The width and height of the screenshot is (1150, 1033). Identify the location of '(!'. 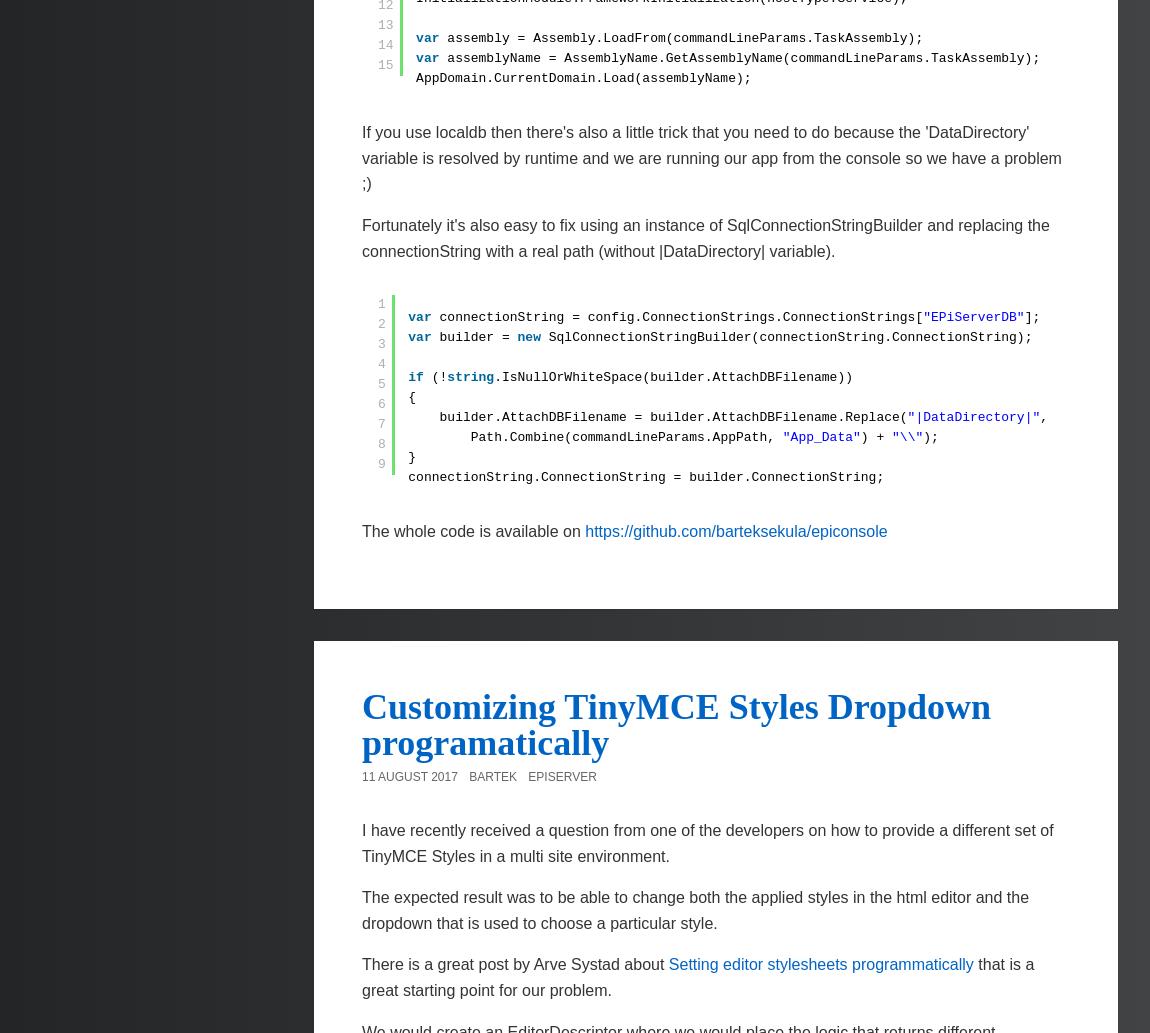
(438, 377).